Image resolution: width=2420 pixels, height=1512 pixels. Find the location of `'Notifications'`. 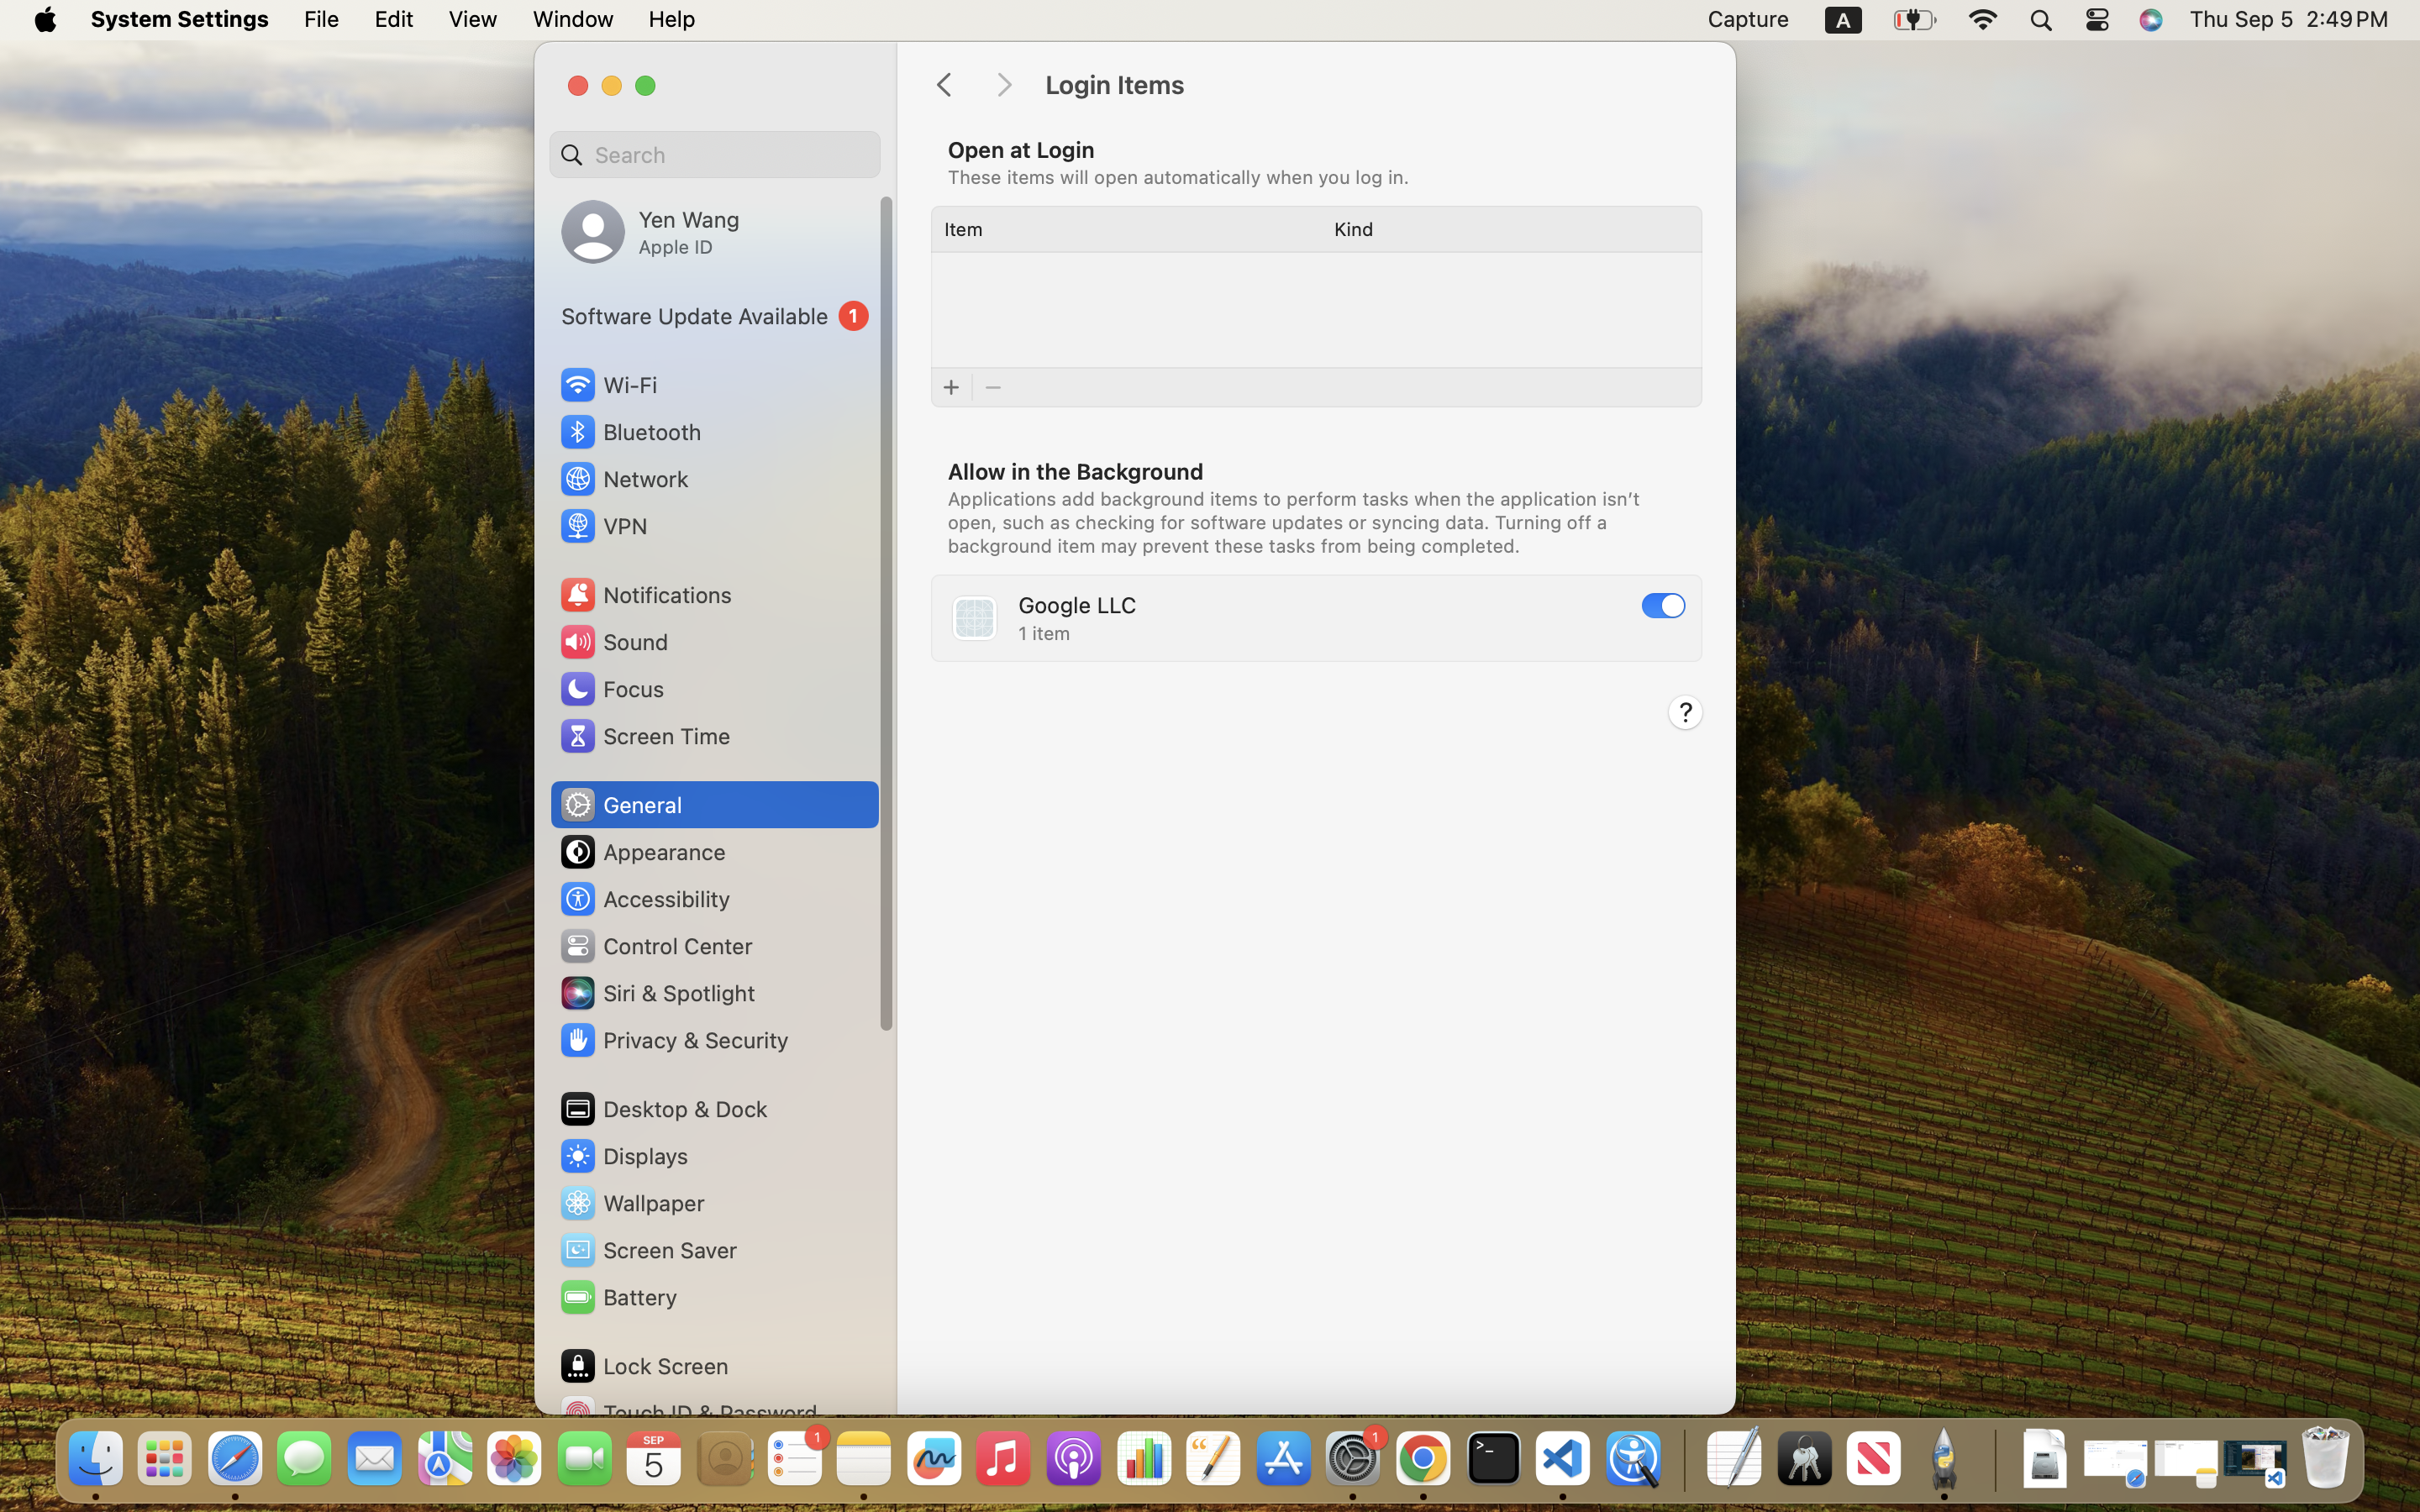

'Notifications' is located at coordinates (644, 593).